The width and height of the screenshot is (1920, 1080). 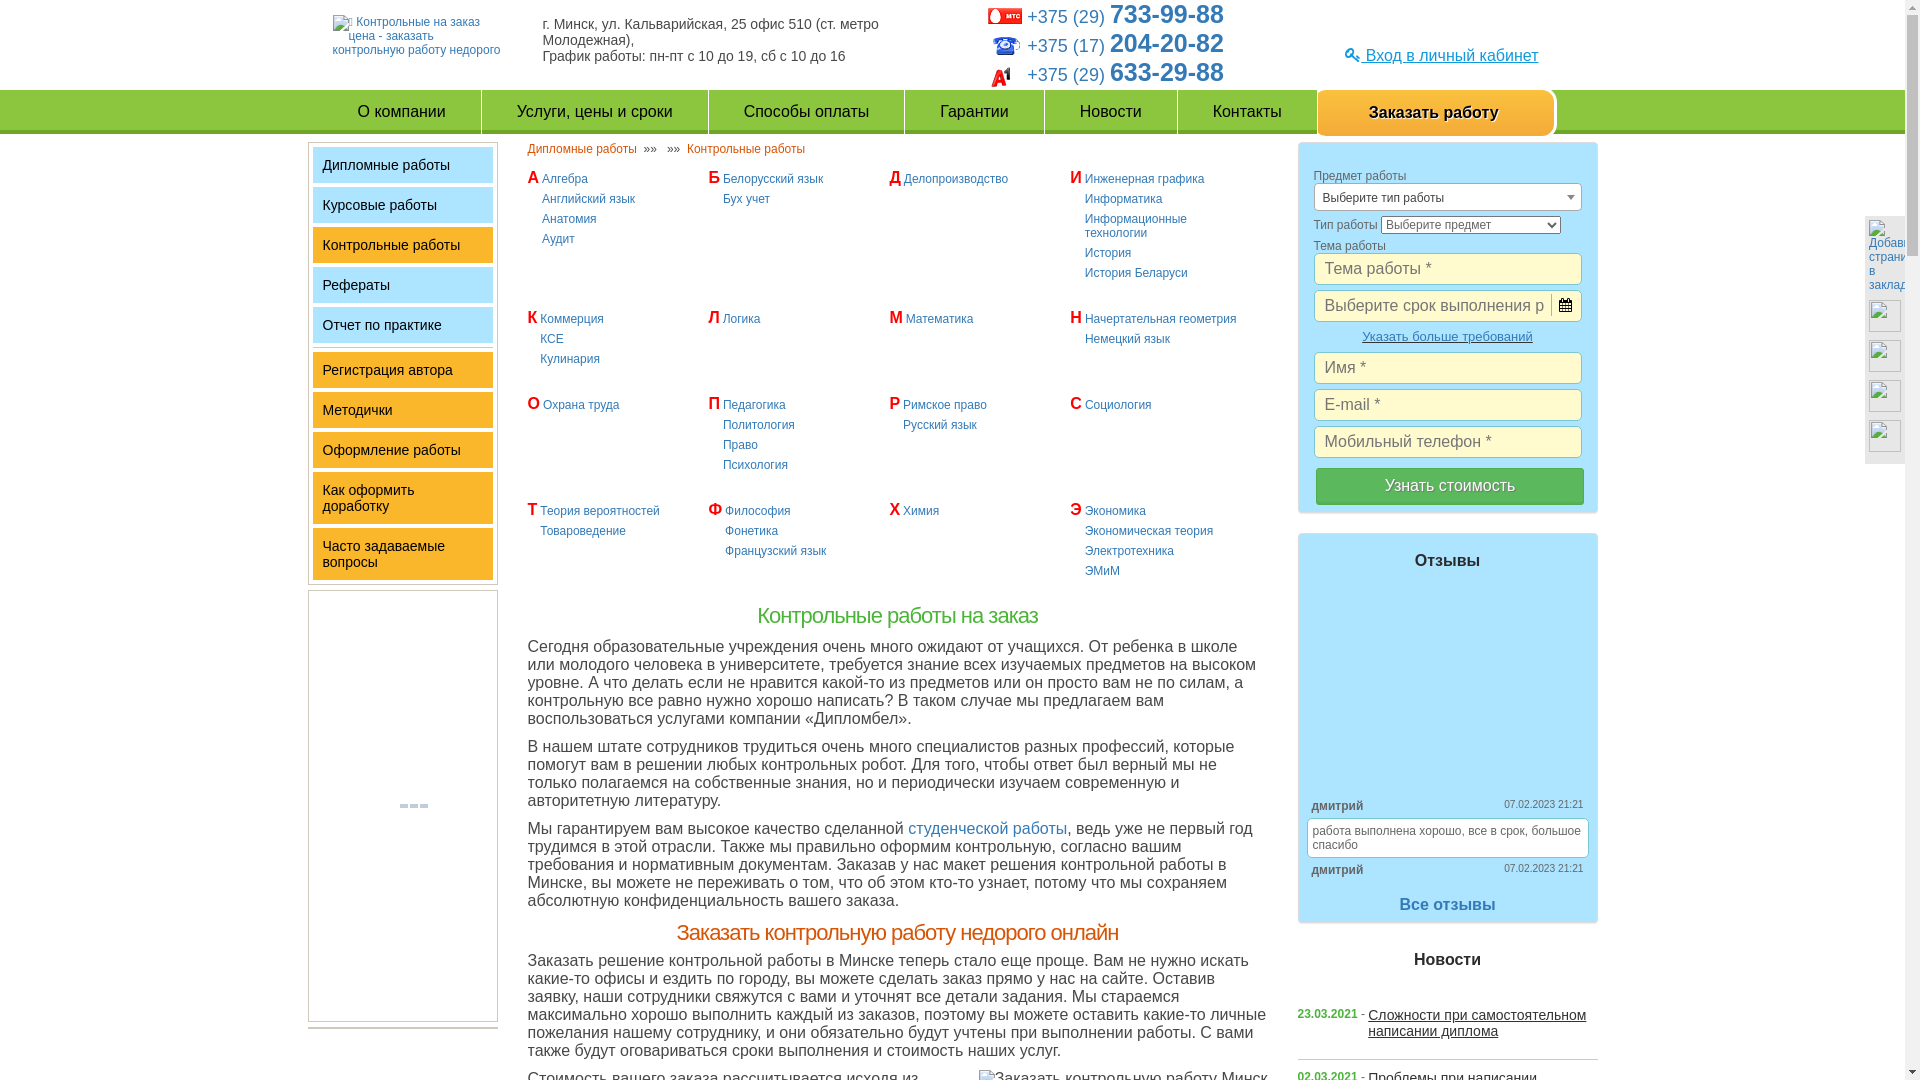 What do you see at coordinates (1125, 73) in the screenshot?
I see `'+375 (29) 633-29-88'` at bounding box center [1125, 73].